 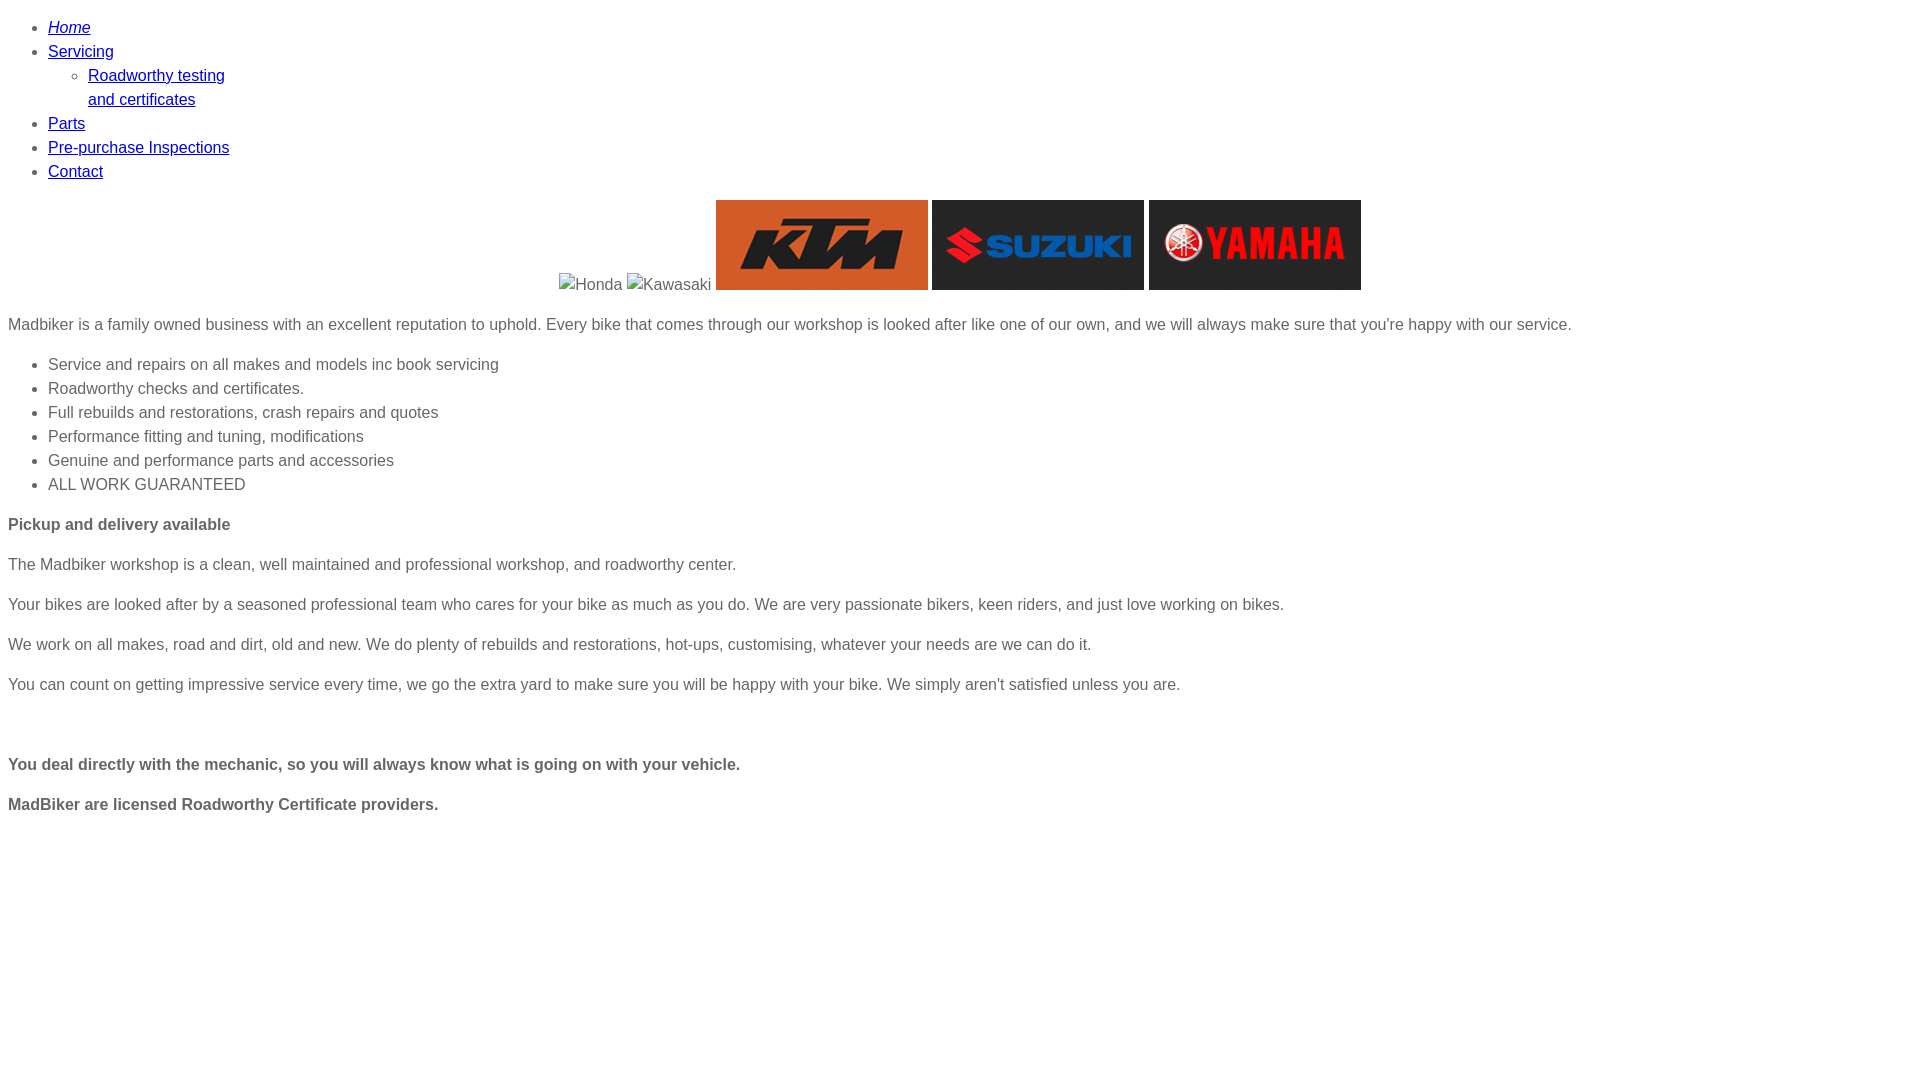 What do you see at coordinates (75, 170) in the screenshot?
I see `'Contact'` at bounding box center [75, 170].